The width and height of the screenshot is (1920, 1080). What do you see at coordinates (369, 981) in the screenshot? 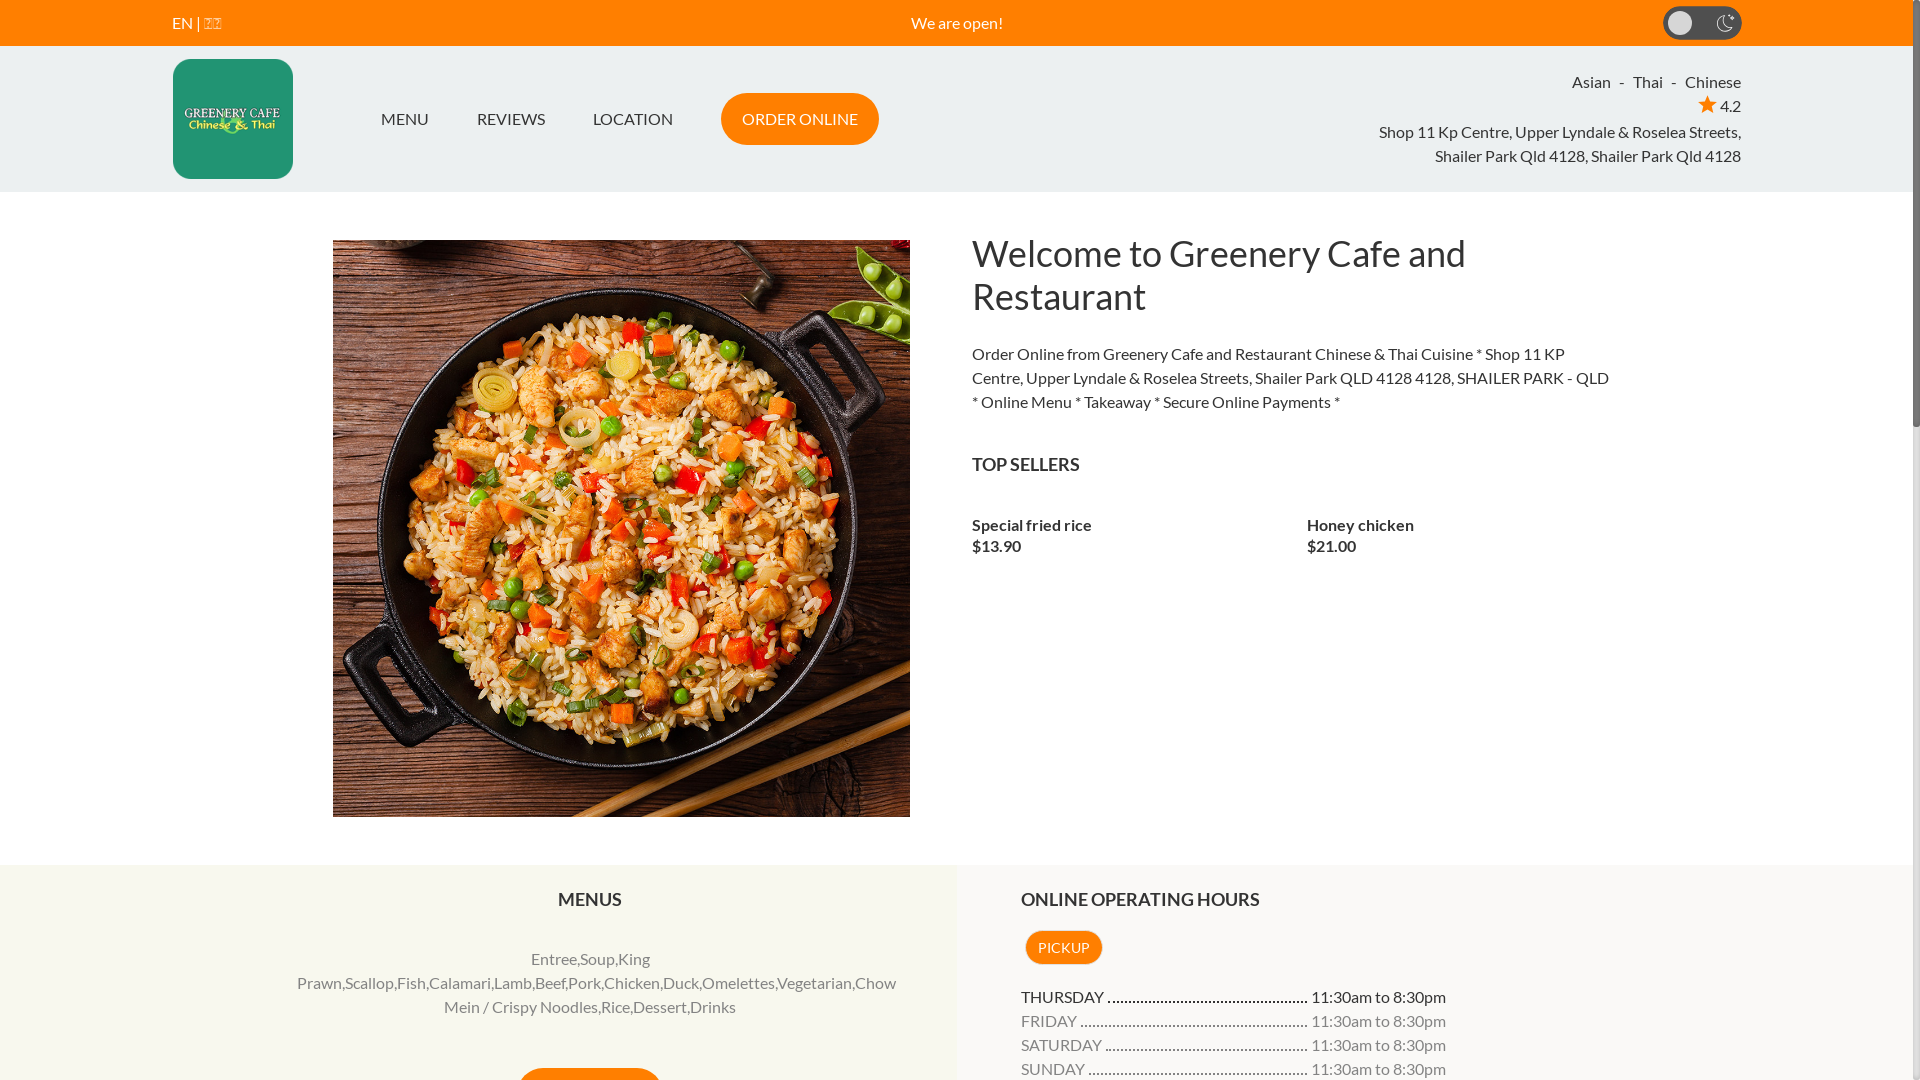
I see `'Scallop'` at bounding box center [369, 981].